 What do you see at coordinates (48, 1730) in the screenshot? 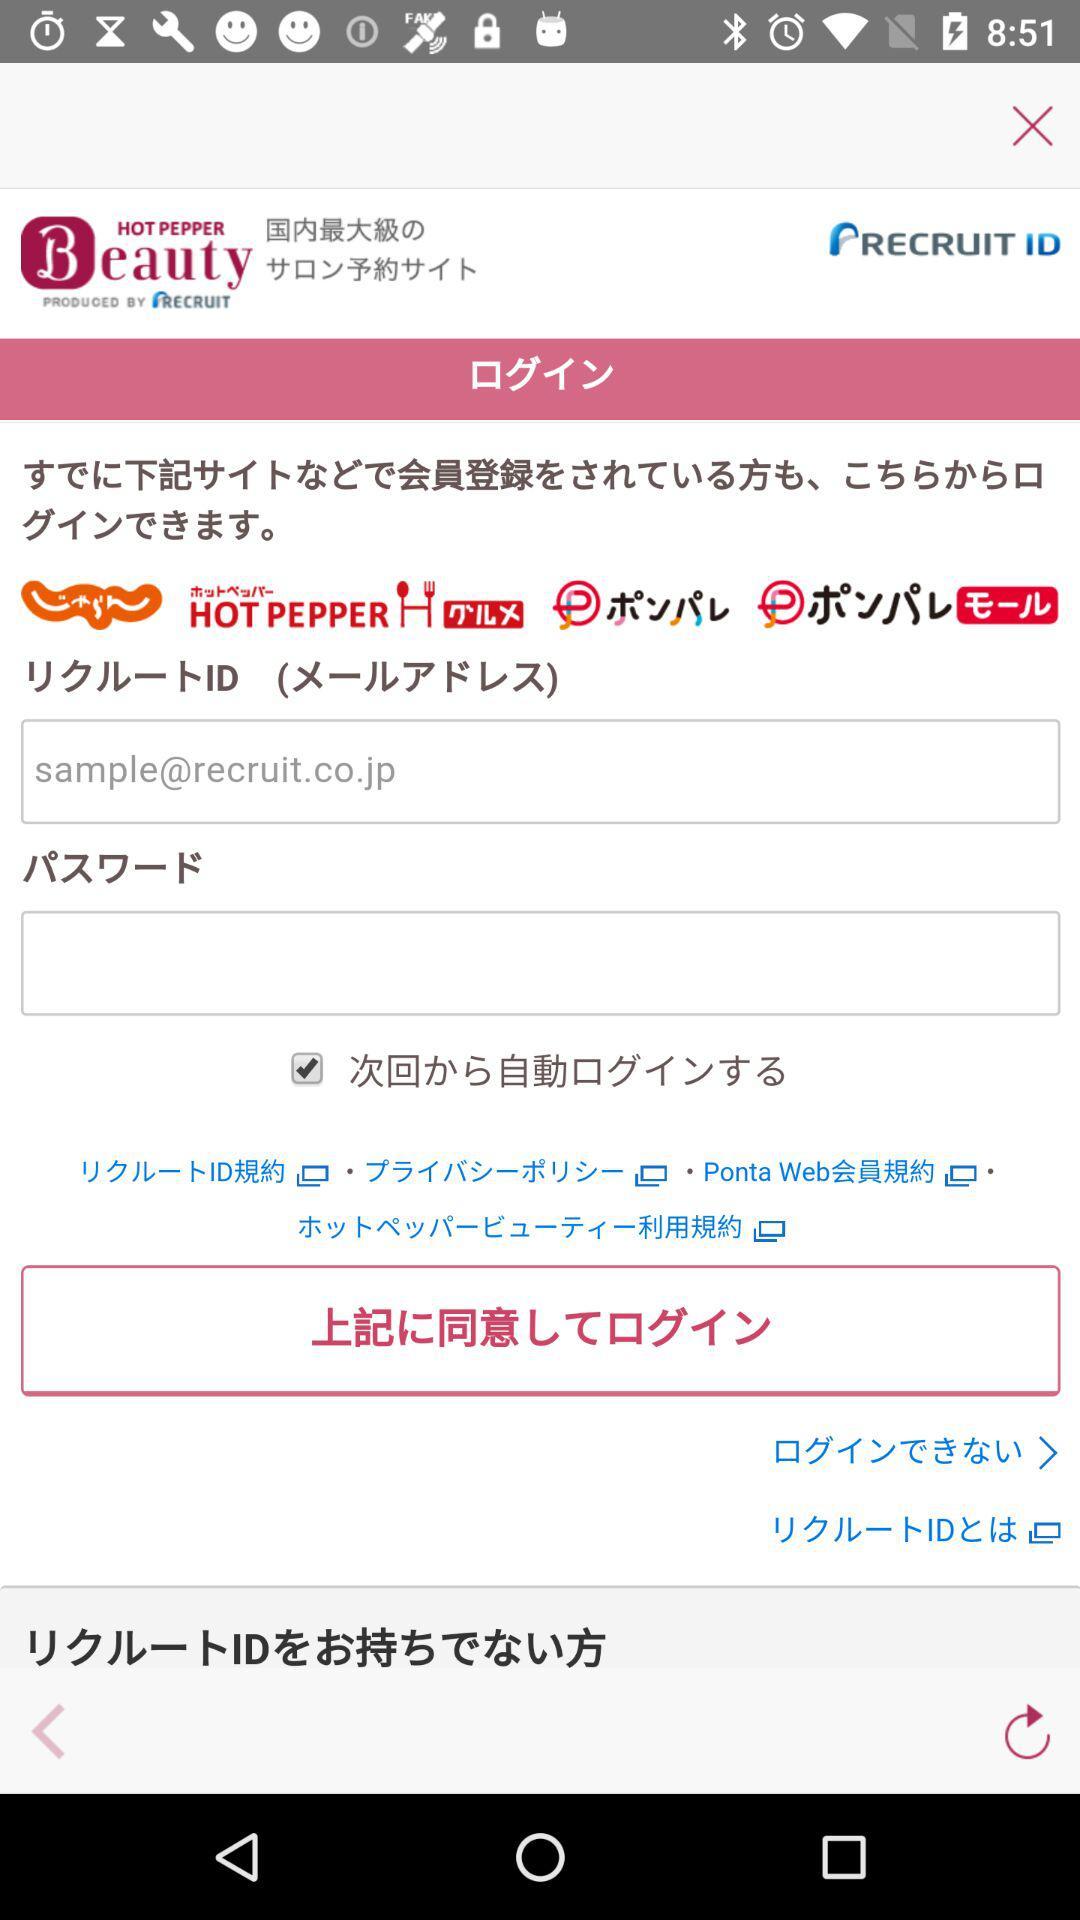
I see `the arrow_backward icon` at bounding box center [48, 1730].